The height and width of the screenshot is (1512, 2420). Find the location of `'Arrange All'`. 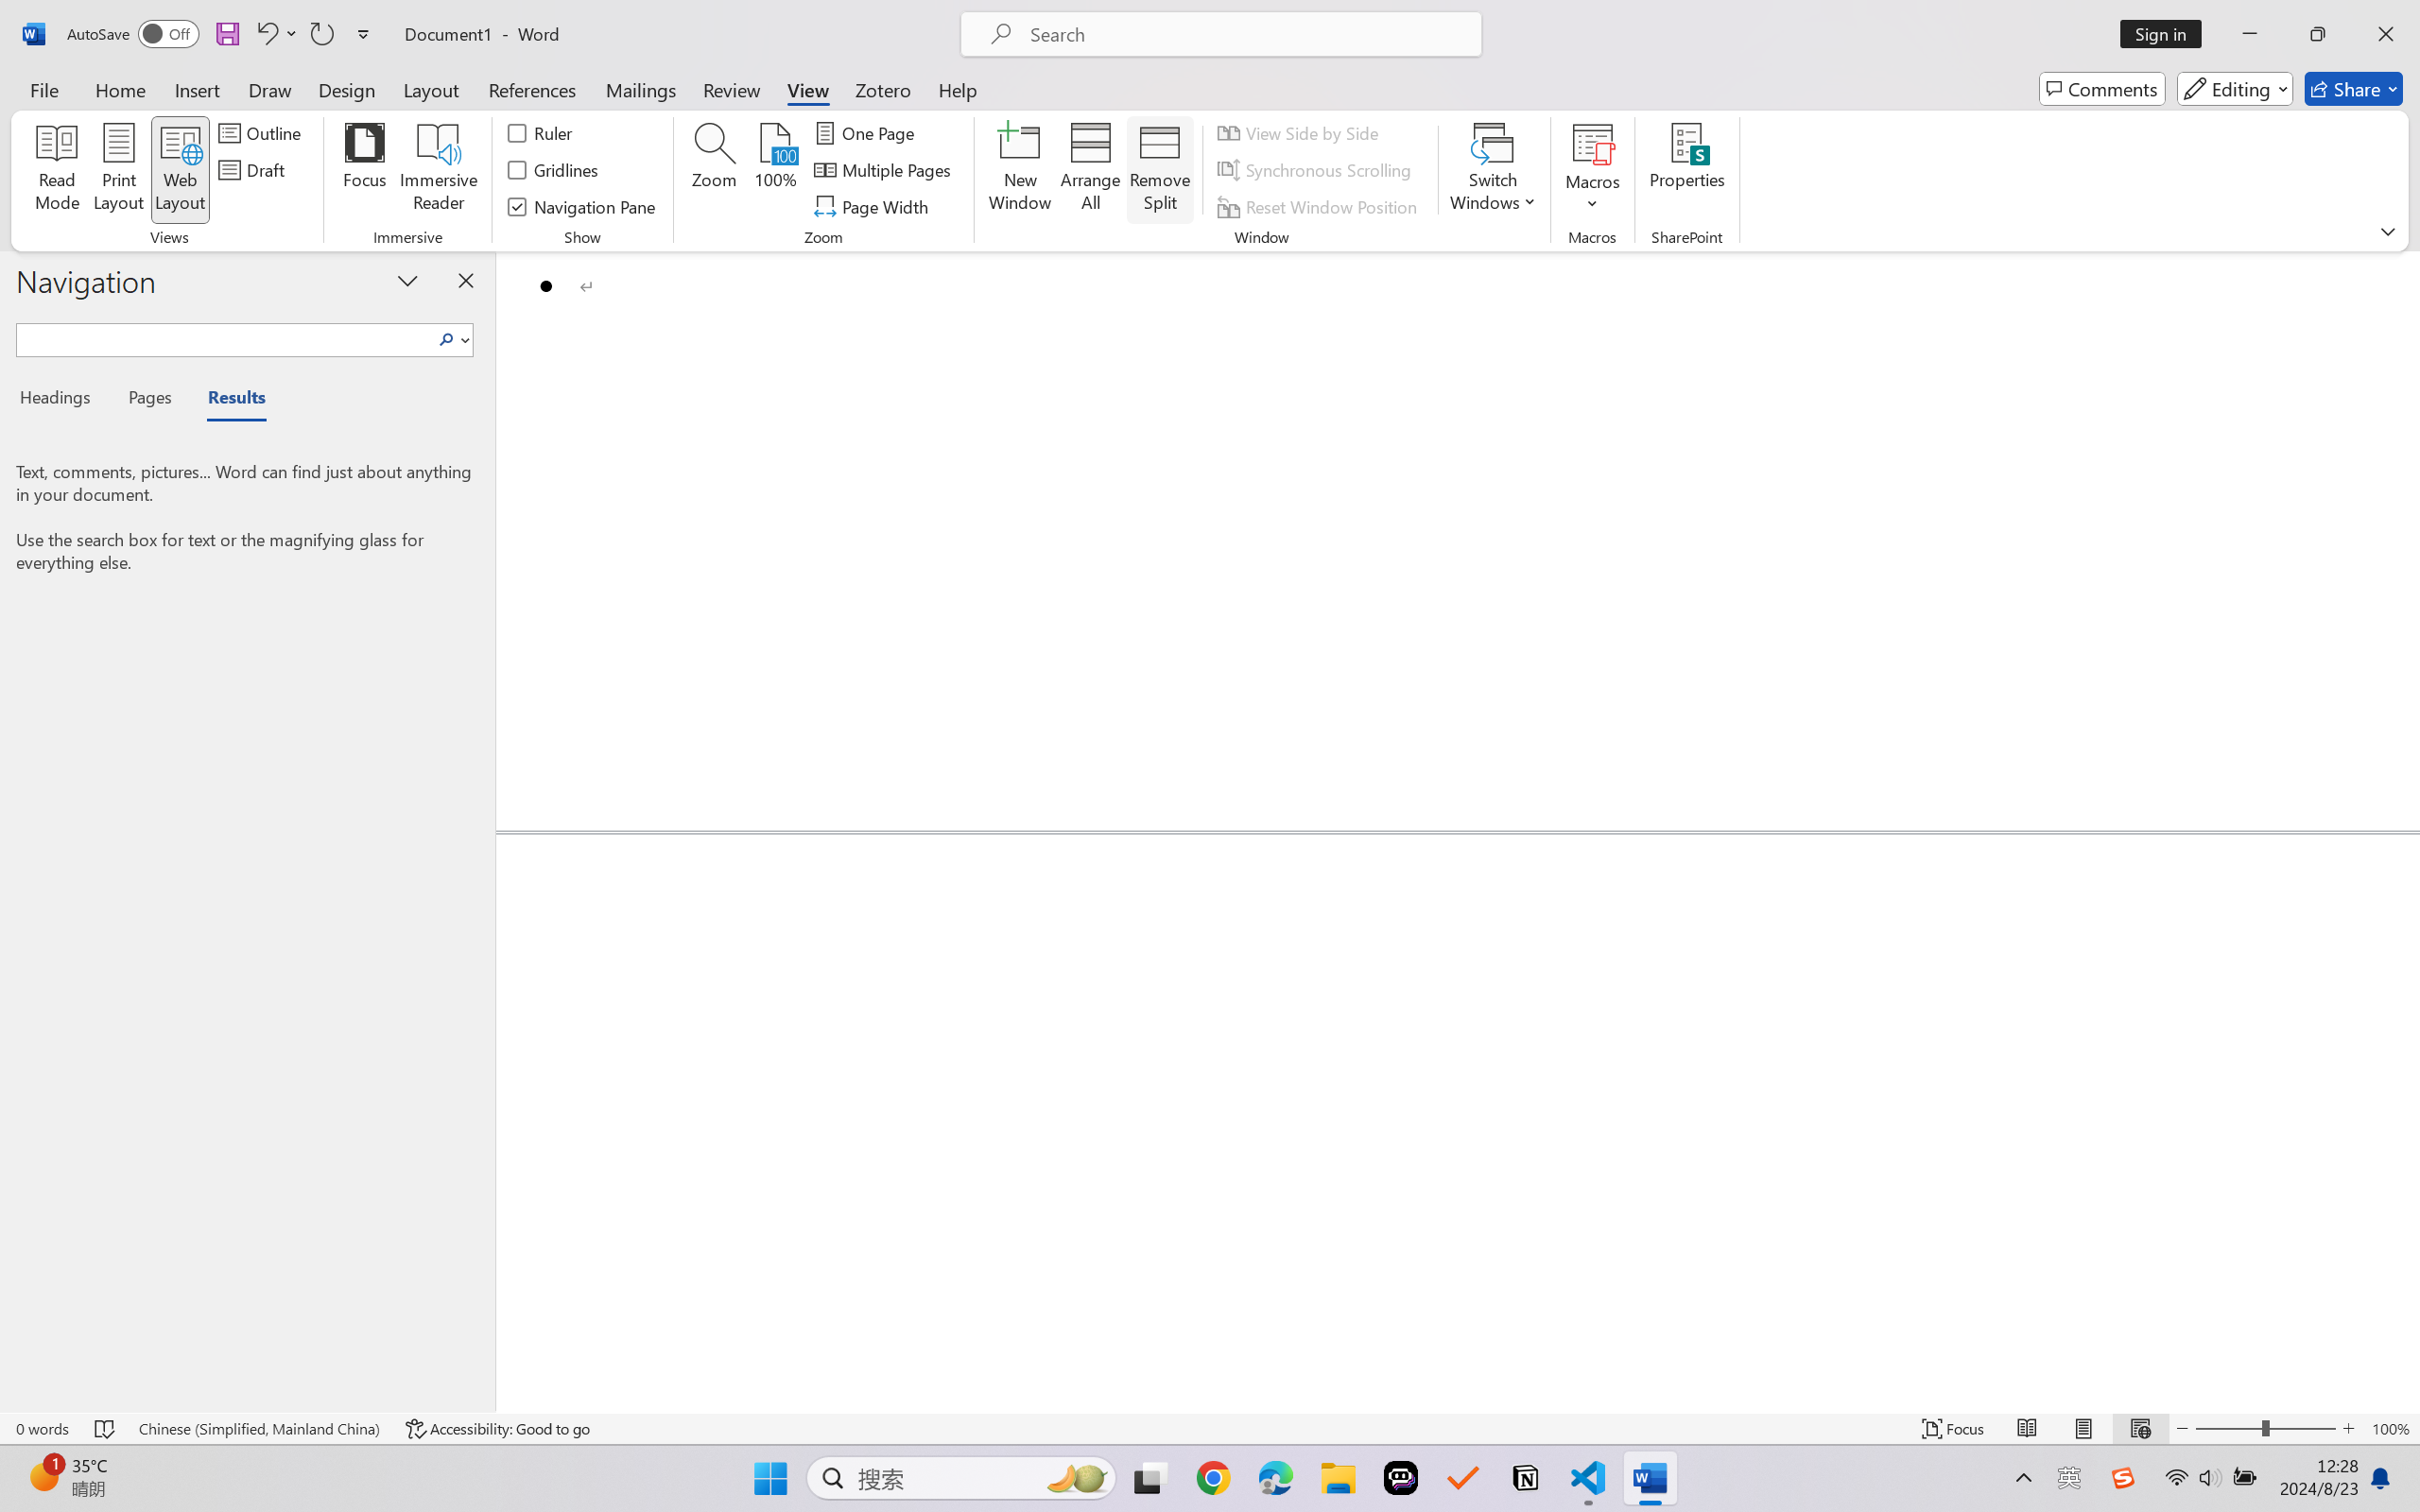

'Arrange All' is located at coordinates (1089, 170).